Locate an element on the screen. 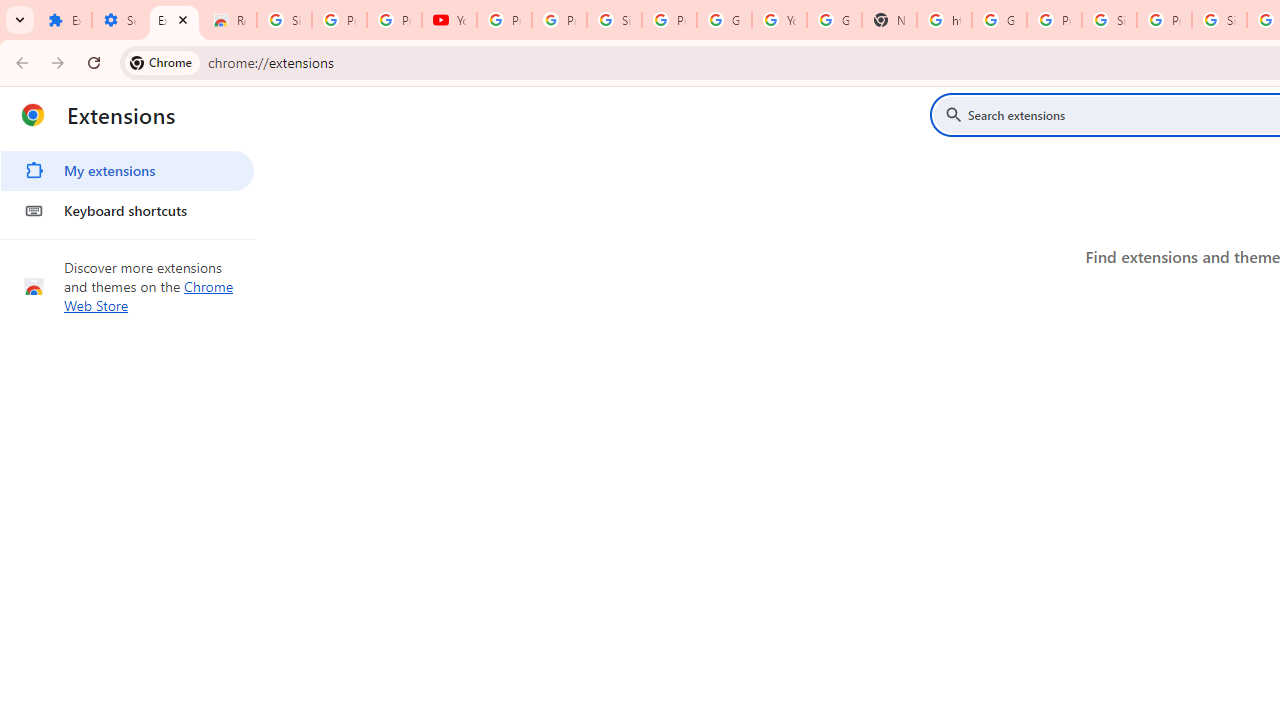 This screenshot has height=720, width=1280. 'Google Account' is located at coordinates (724, 20).